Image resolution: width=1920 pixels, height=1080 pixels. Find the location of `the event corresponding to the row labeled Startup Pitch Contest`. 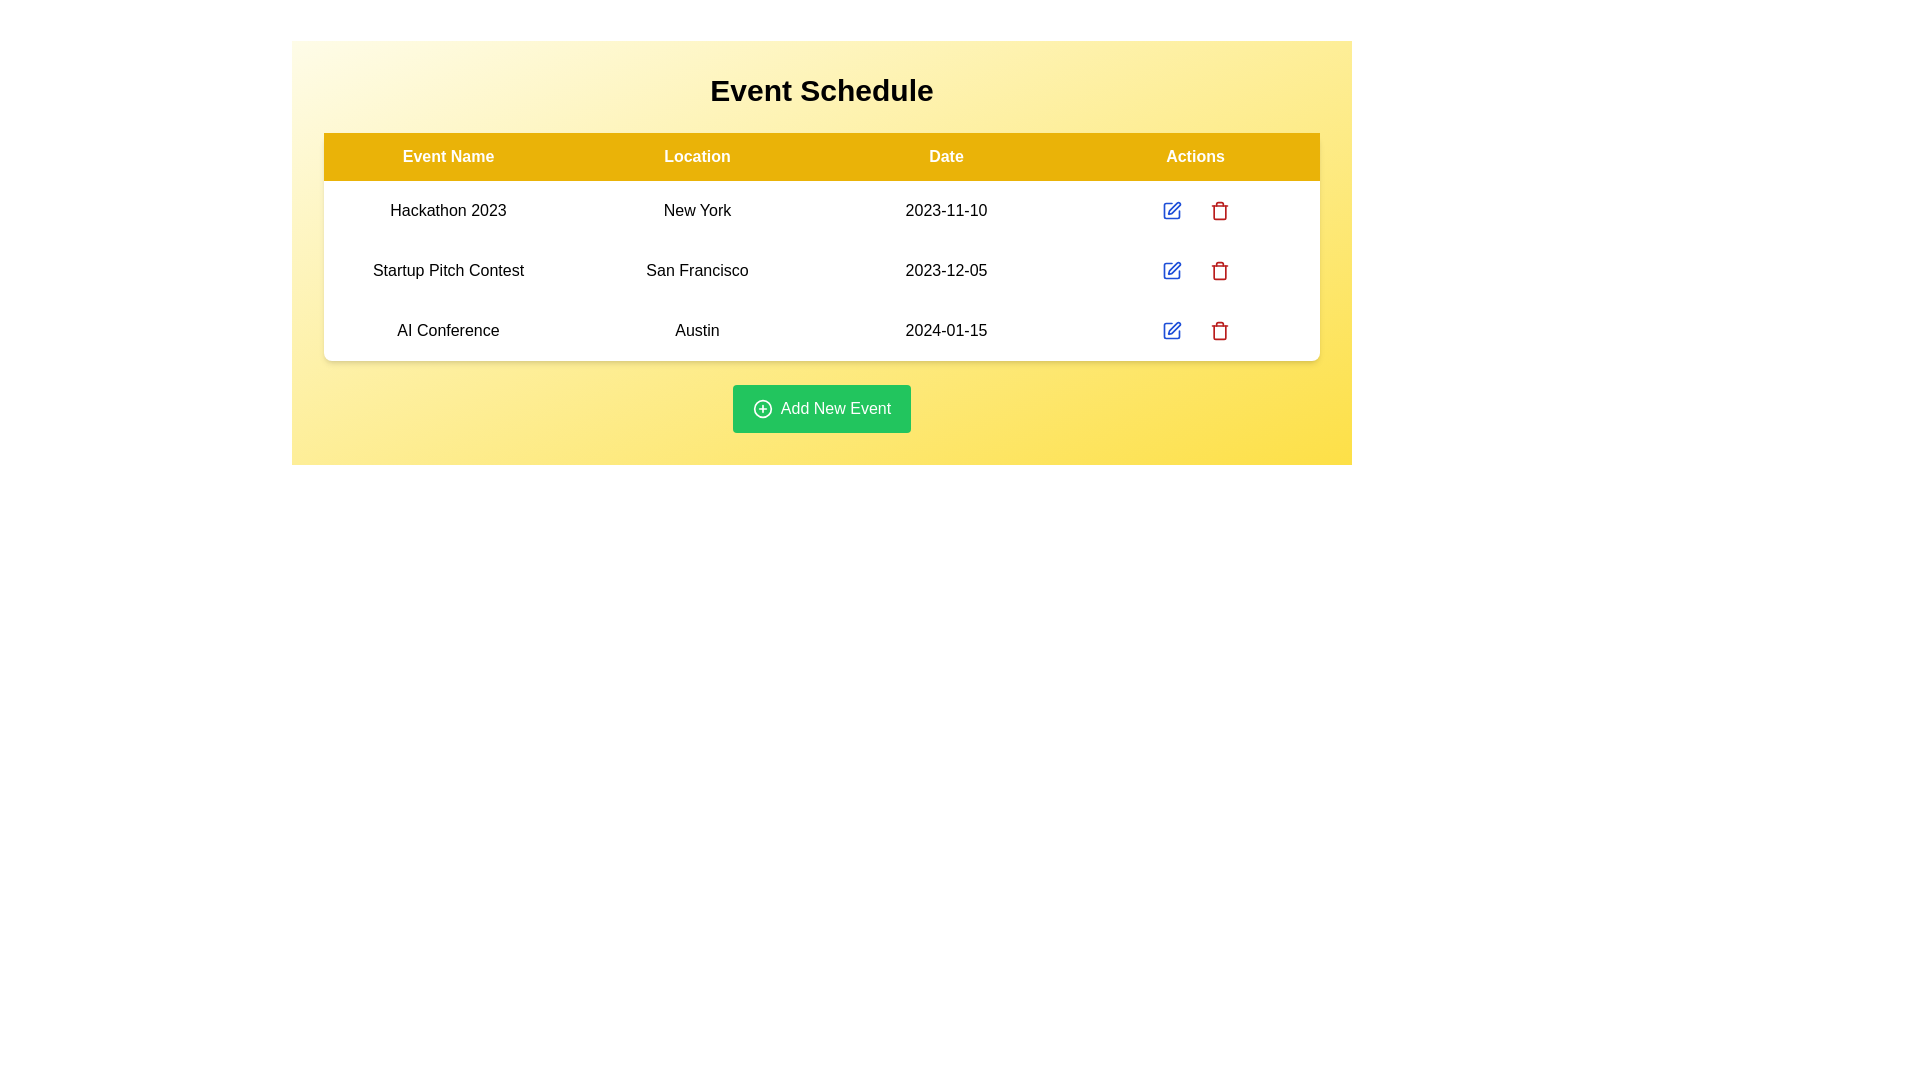

the event corresponding to the row labeled Startup Pitch Contest is located at coordinates (1218, 270).